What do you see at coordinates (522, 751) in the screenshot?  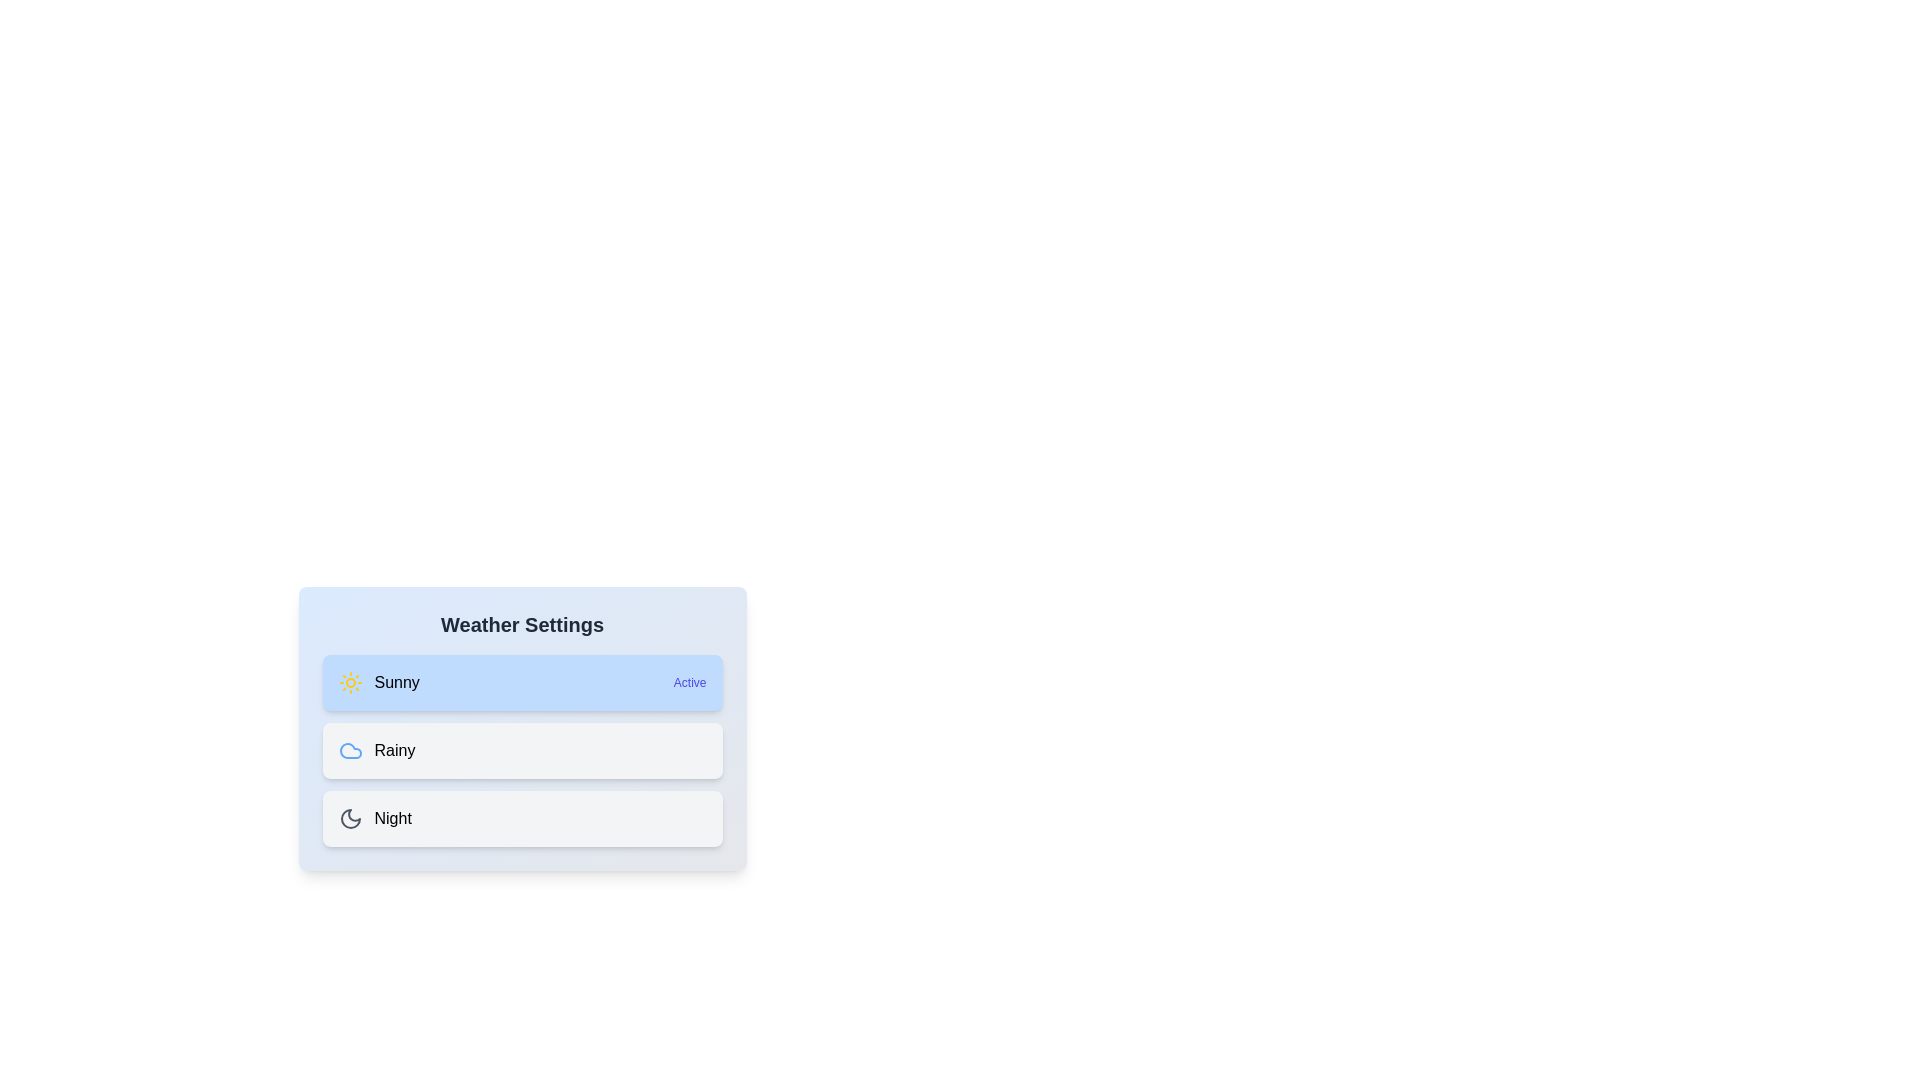 I see `the weather option Rainy by clicking on its respective list item` at bounding box center [522, 751].